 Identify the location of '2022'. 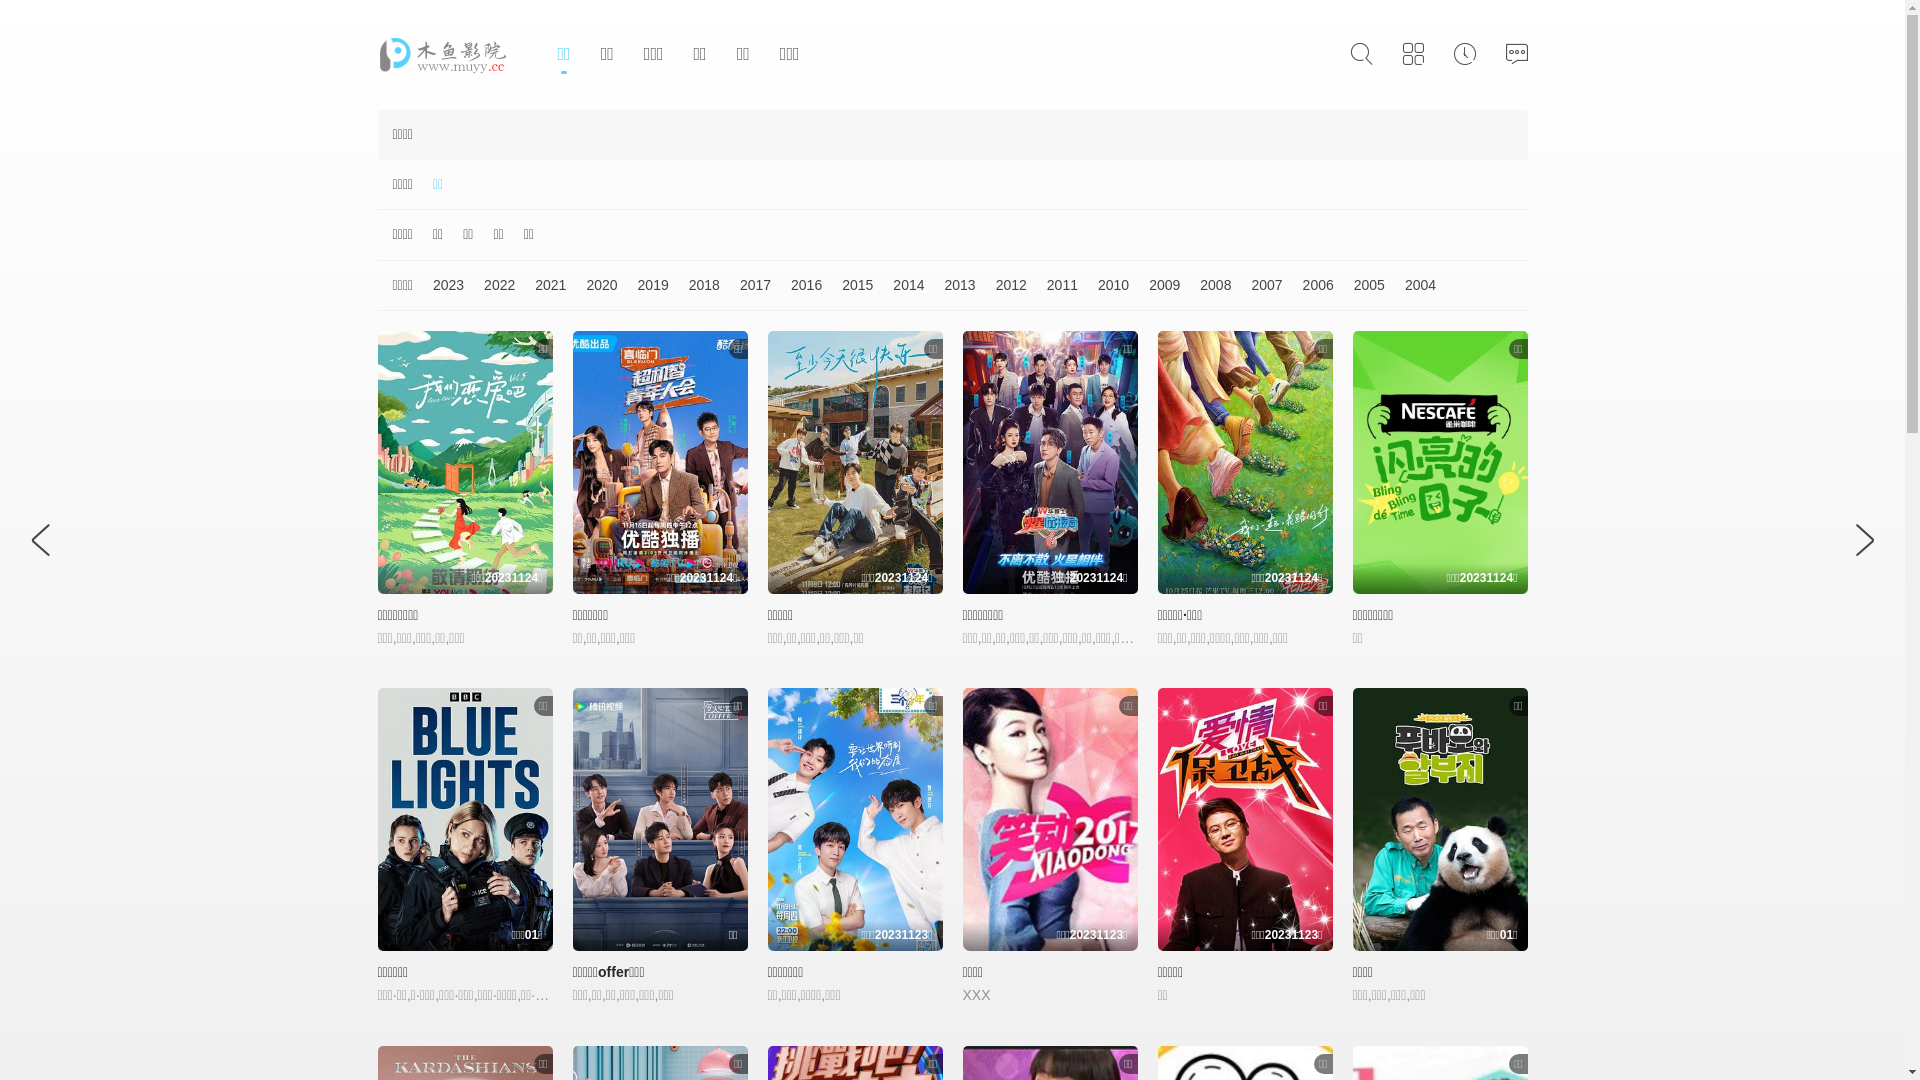
(489, 285).